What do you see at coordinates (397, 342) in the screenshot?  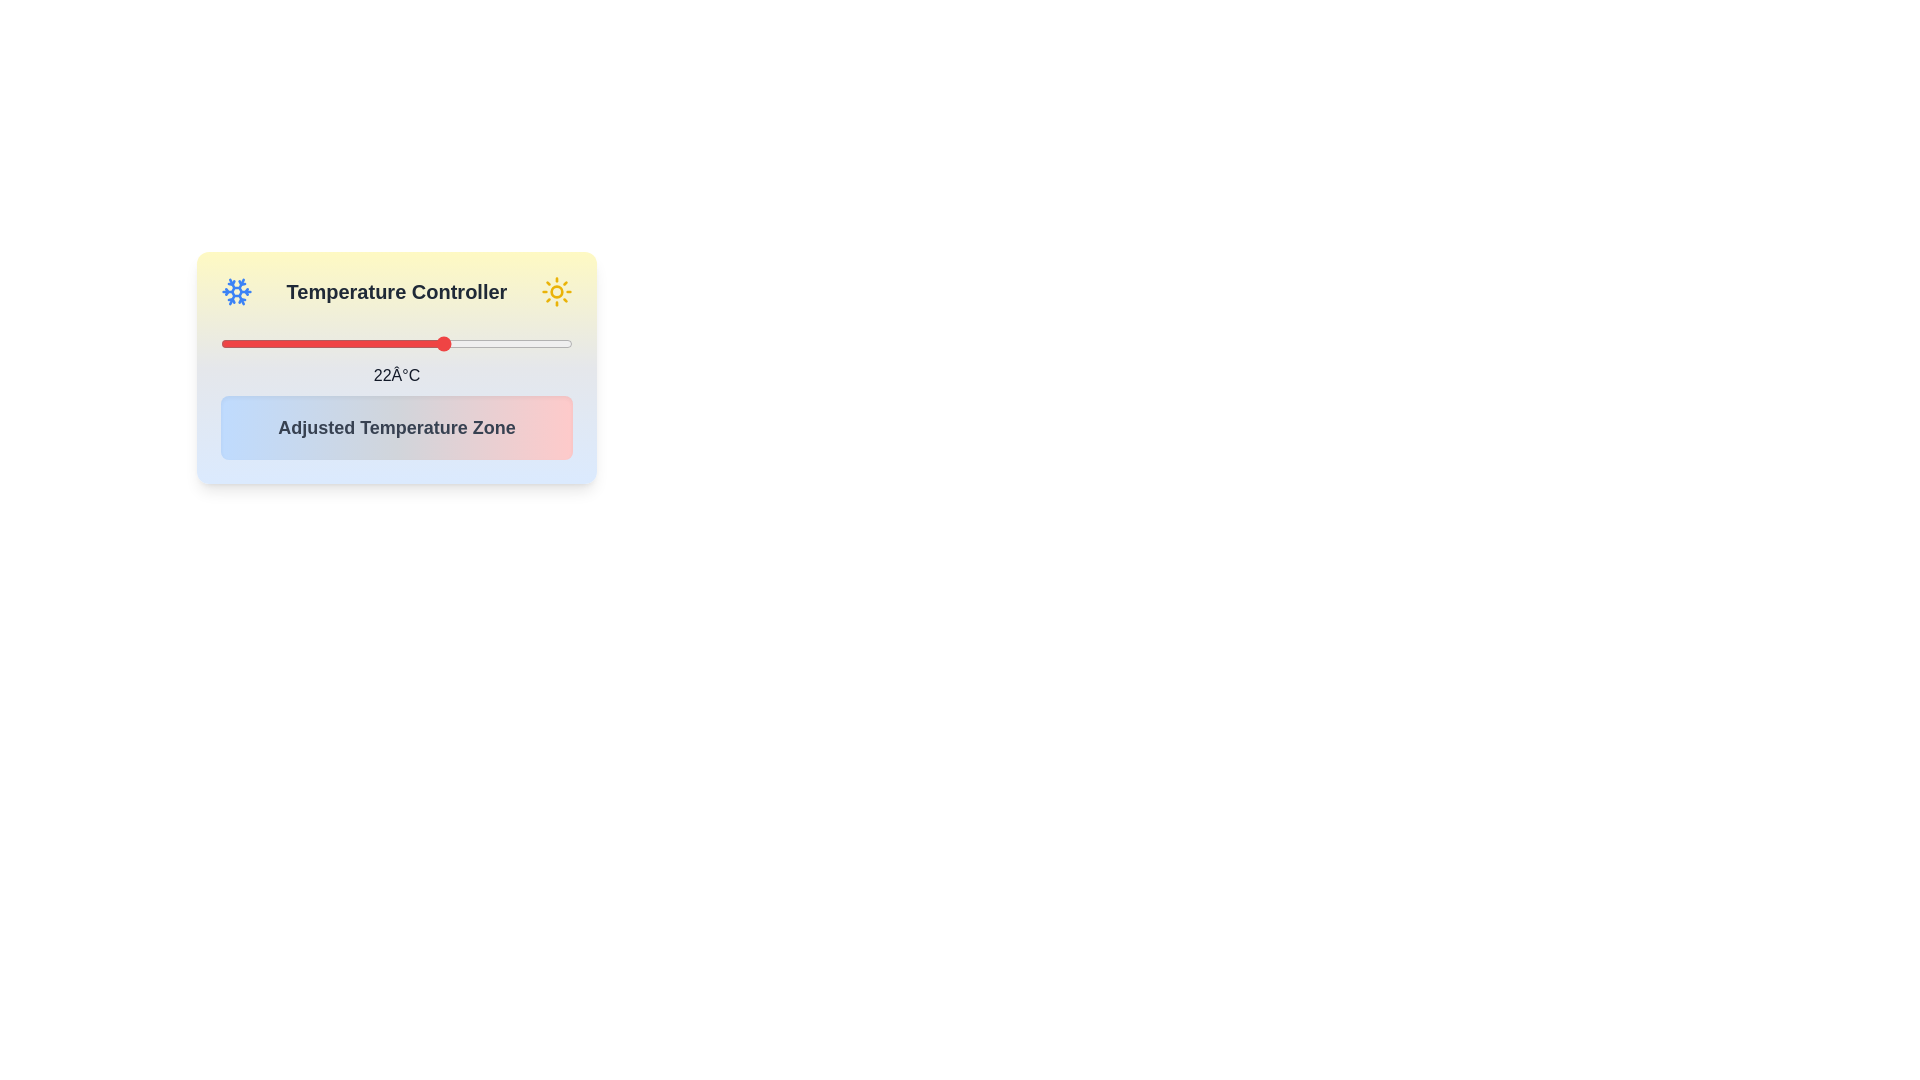 I see `the slider thumb` at bounding box center [397, 342].